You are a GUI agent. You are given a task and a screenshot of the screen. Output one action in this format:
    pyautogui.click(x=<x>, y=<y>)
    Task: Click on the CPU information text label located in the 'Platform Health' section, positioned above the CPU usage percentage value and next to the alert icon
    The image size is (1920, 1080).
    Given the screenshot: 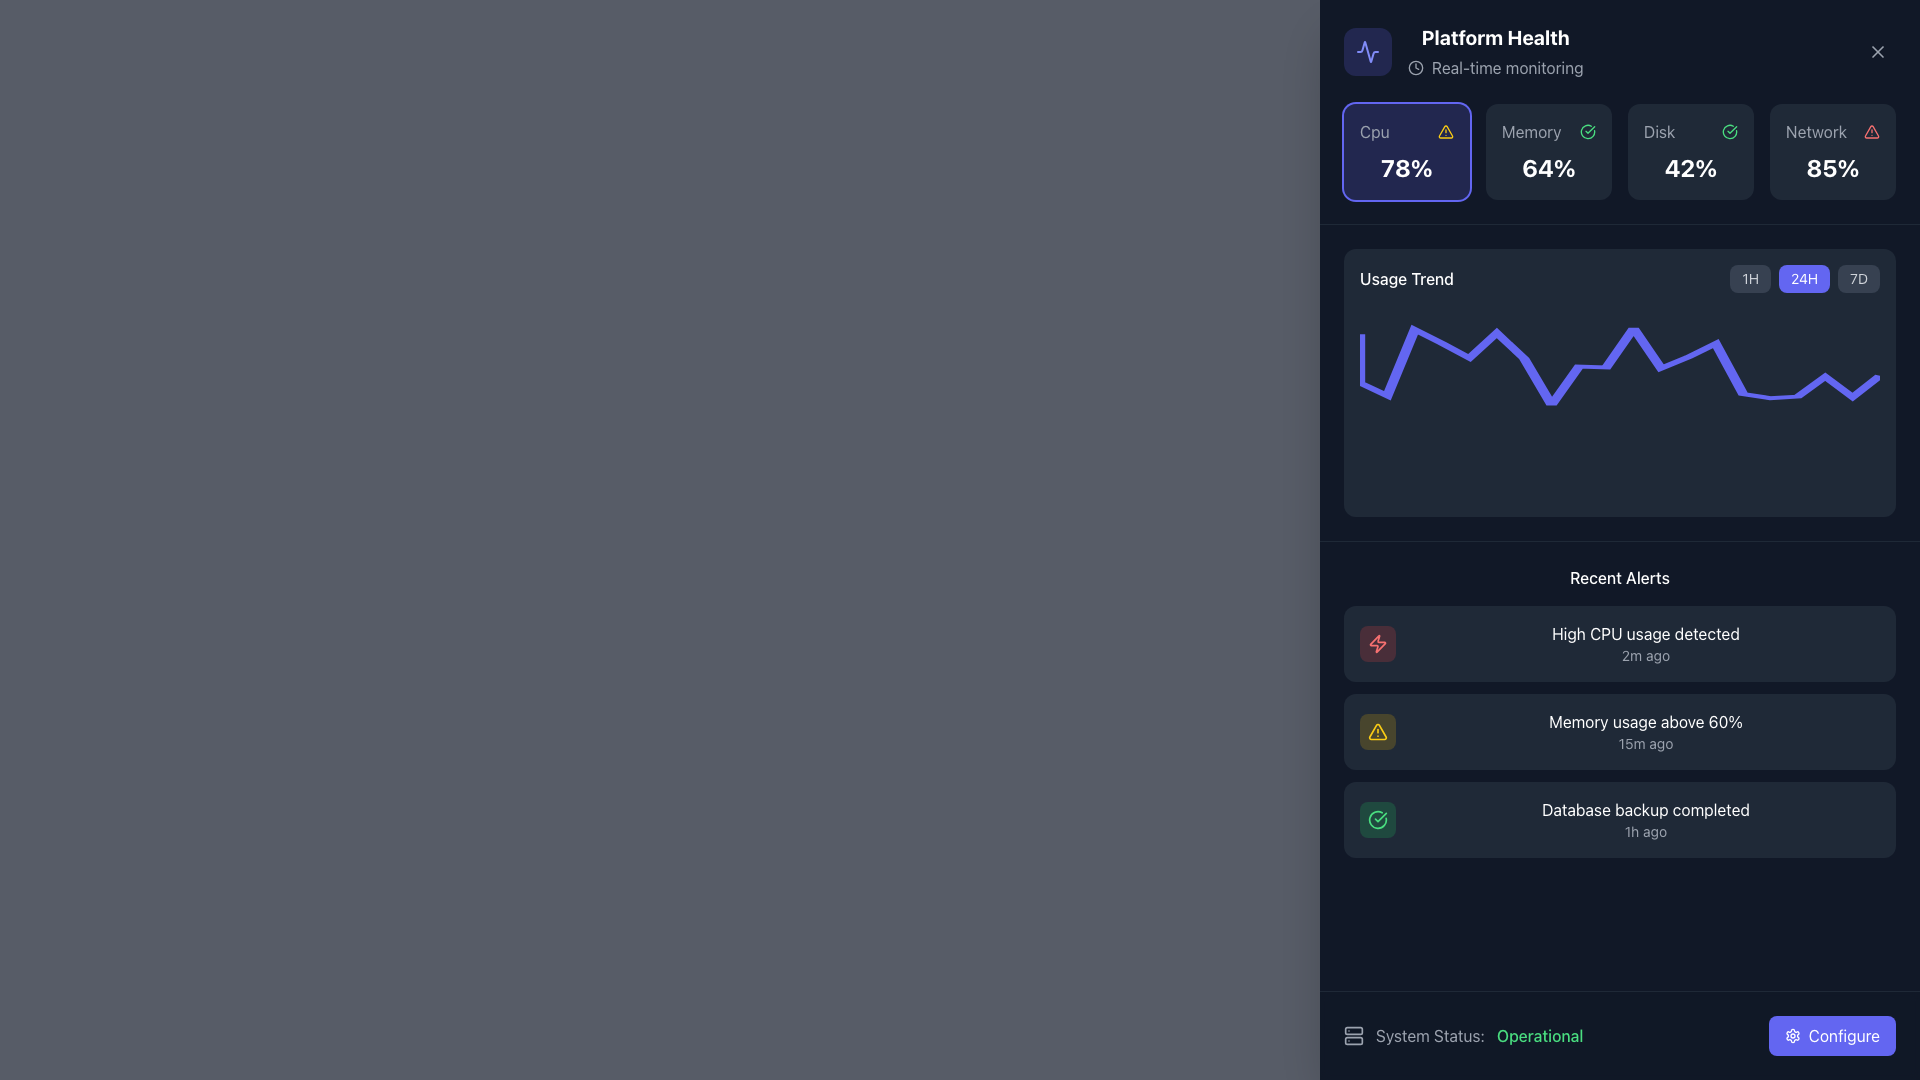 What is the action you would take?
    pyautogui.click(x=1373, y=131)
    